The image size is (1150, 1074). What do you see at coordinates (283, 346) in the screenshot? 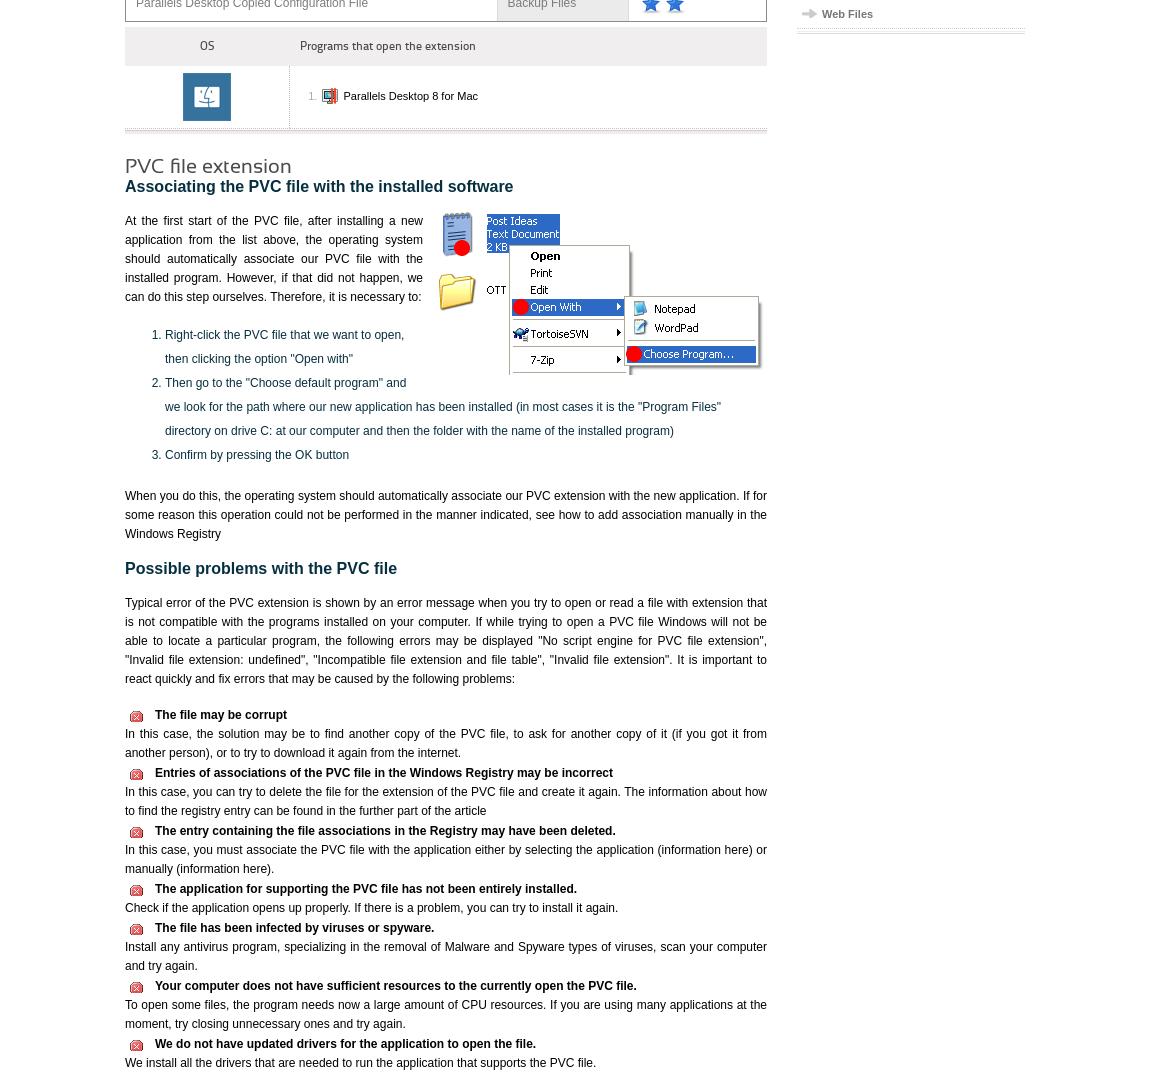
I see `'Right-click the PVC file that we want to open, then clicking the option "Open with"'` at bounding box center [283, 346].